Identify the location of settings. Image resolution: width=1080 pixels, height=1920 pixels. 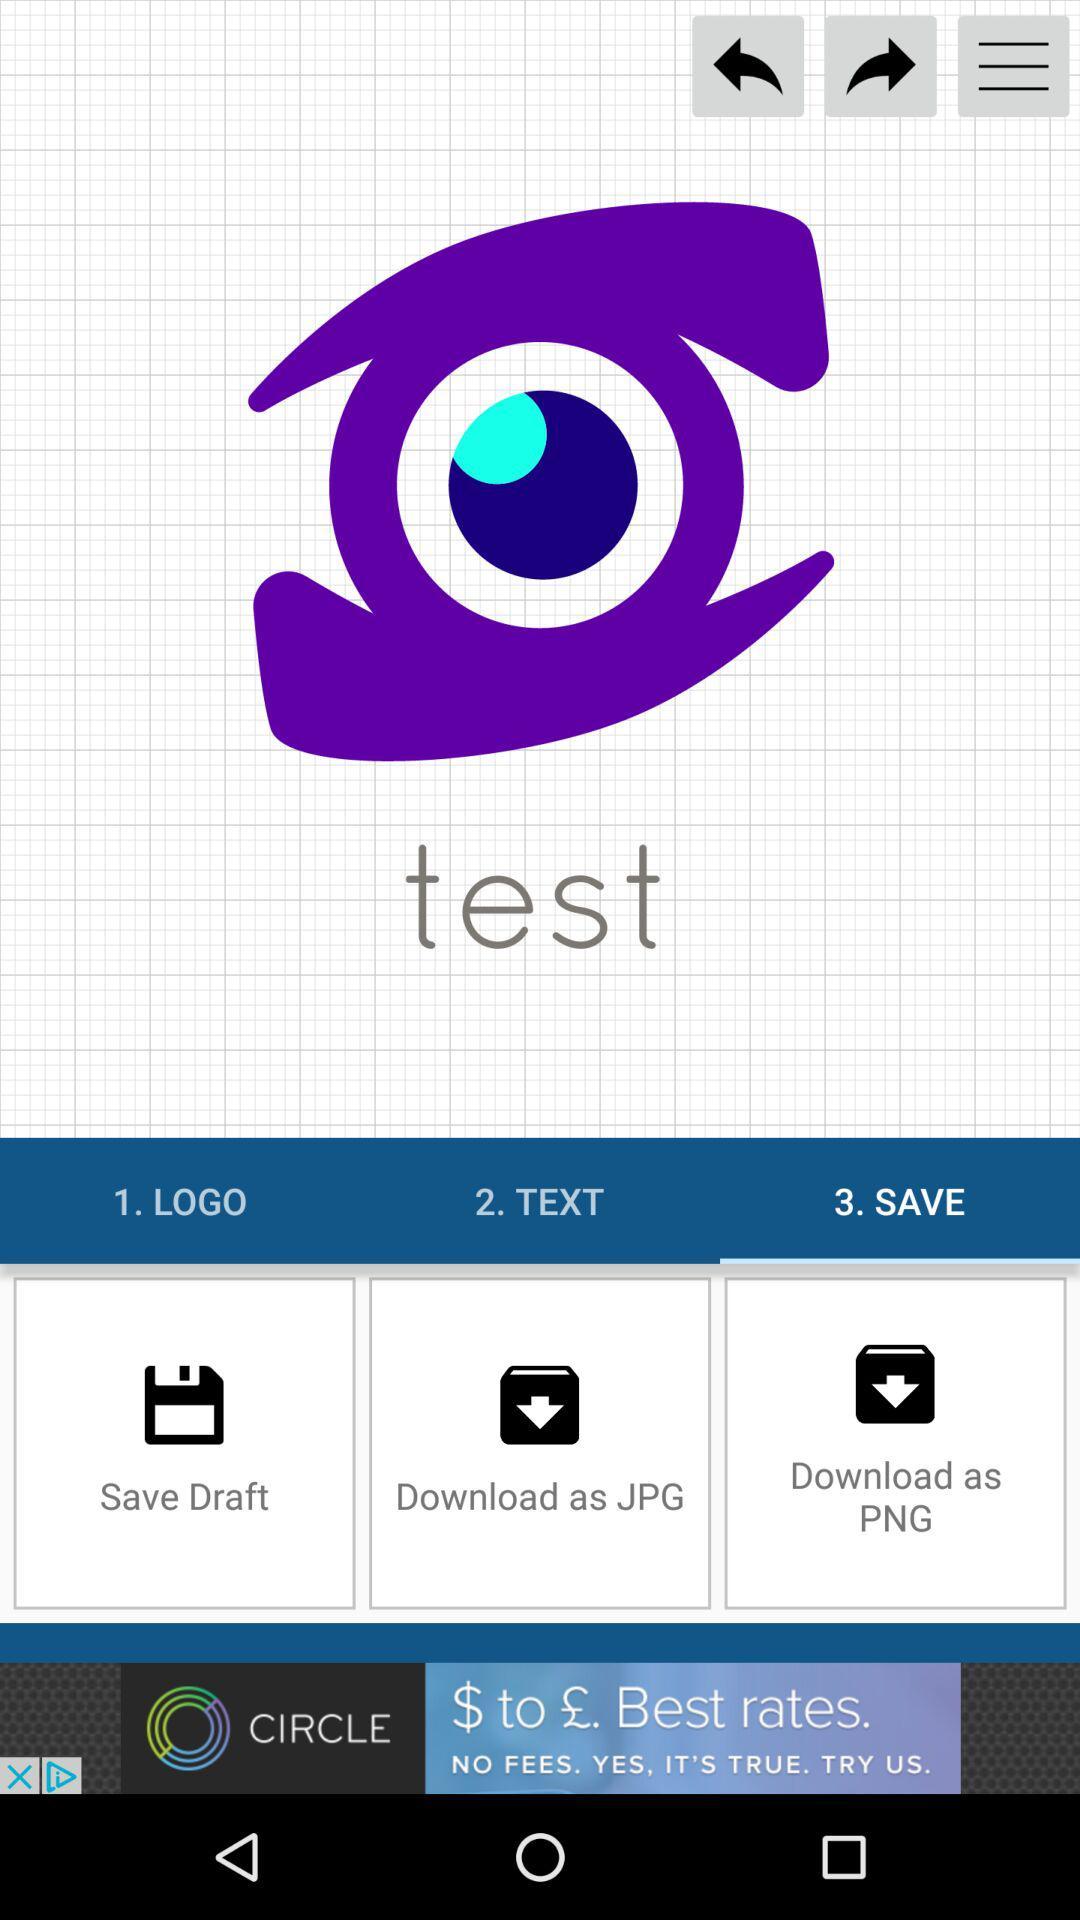
(1013, 66).